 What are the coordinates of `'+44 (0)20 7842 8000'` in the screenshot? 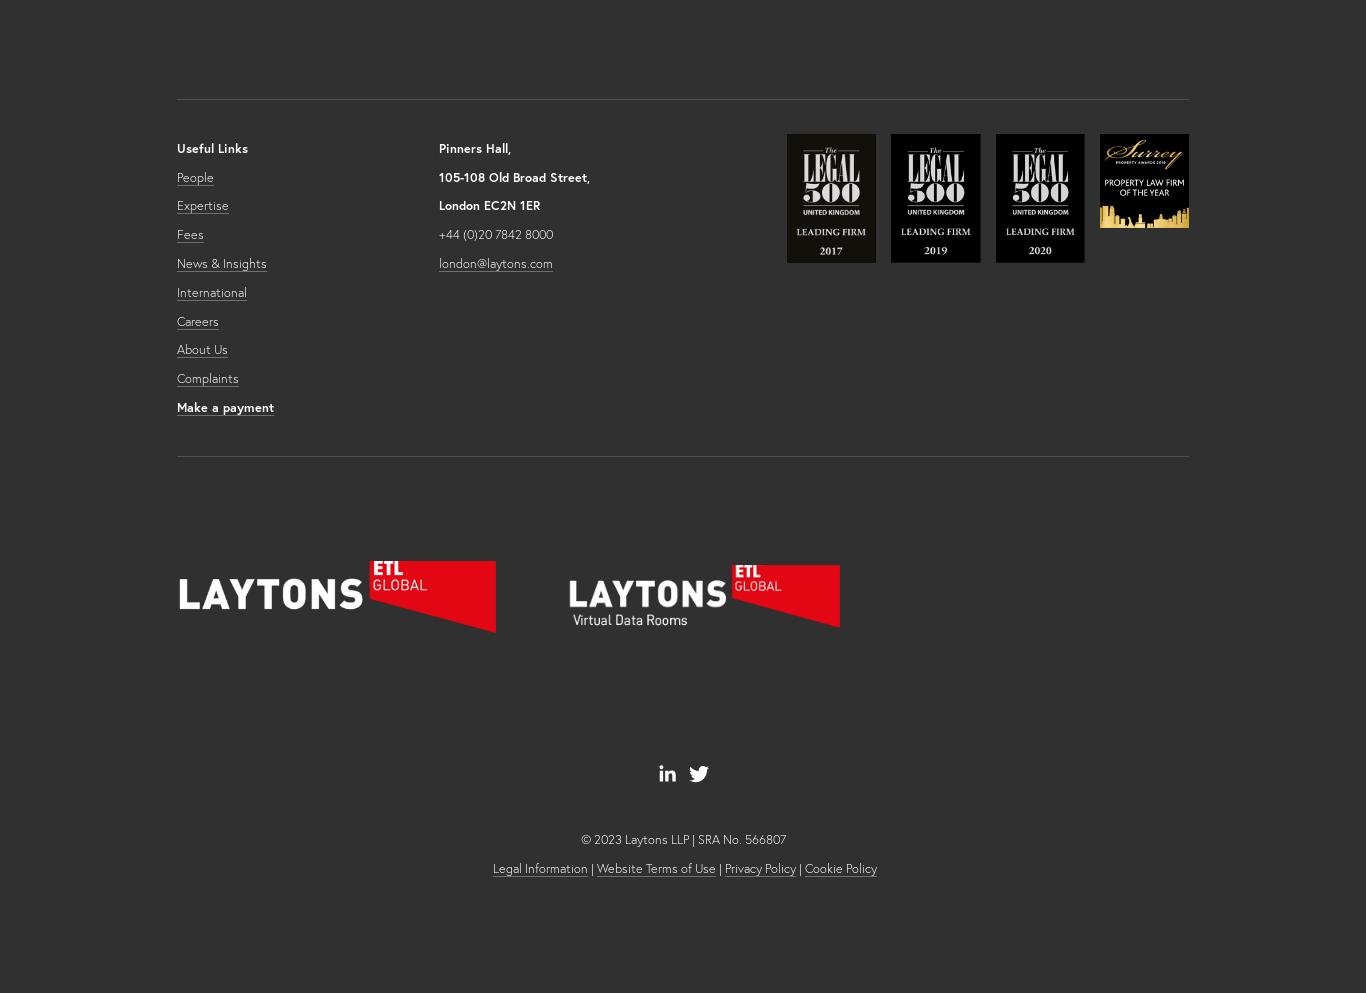 It's located at (436, 232).